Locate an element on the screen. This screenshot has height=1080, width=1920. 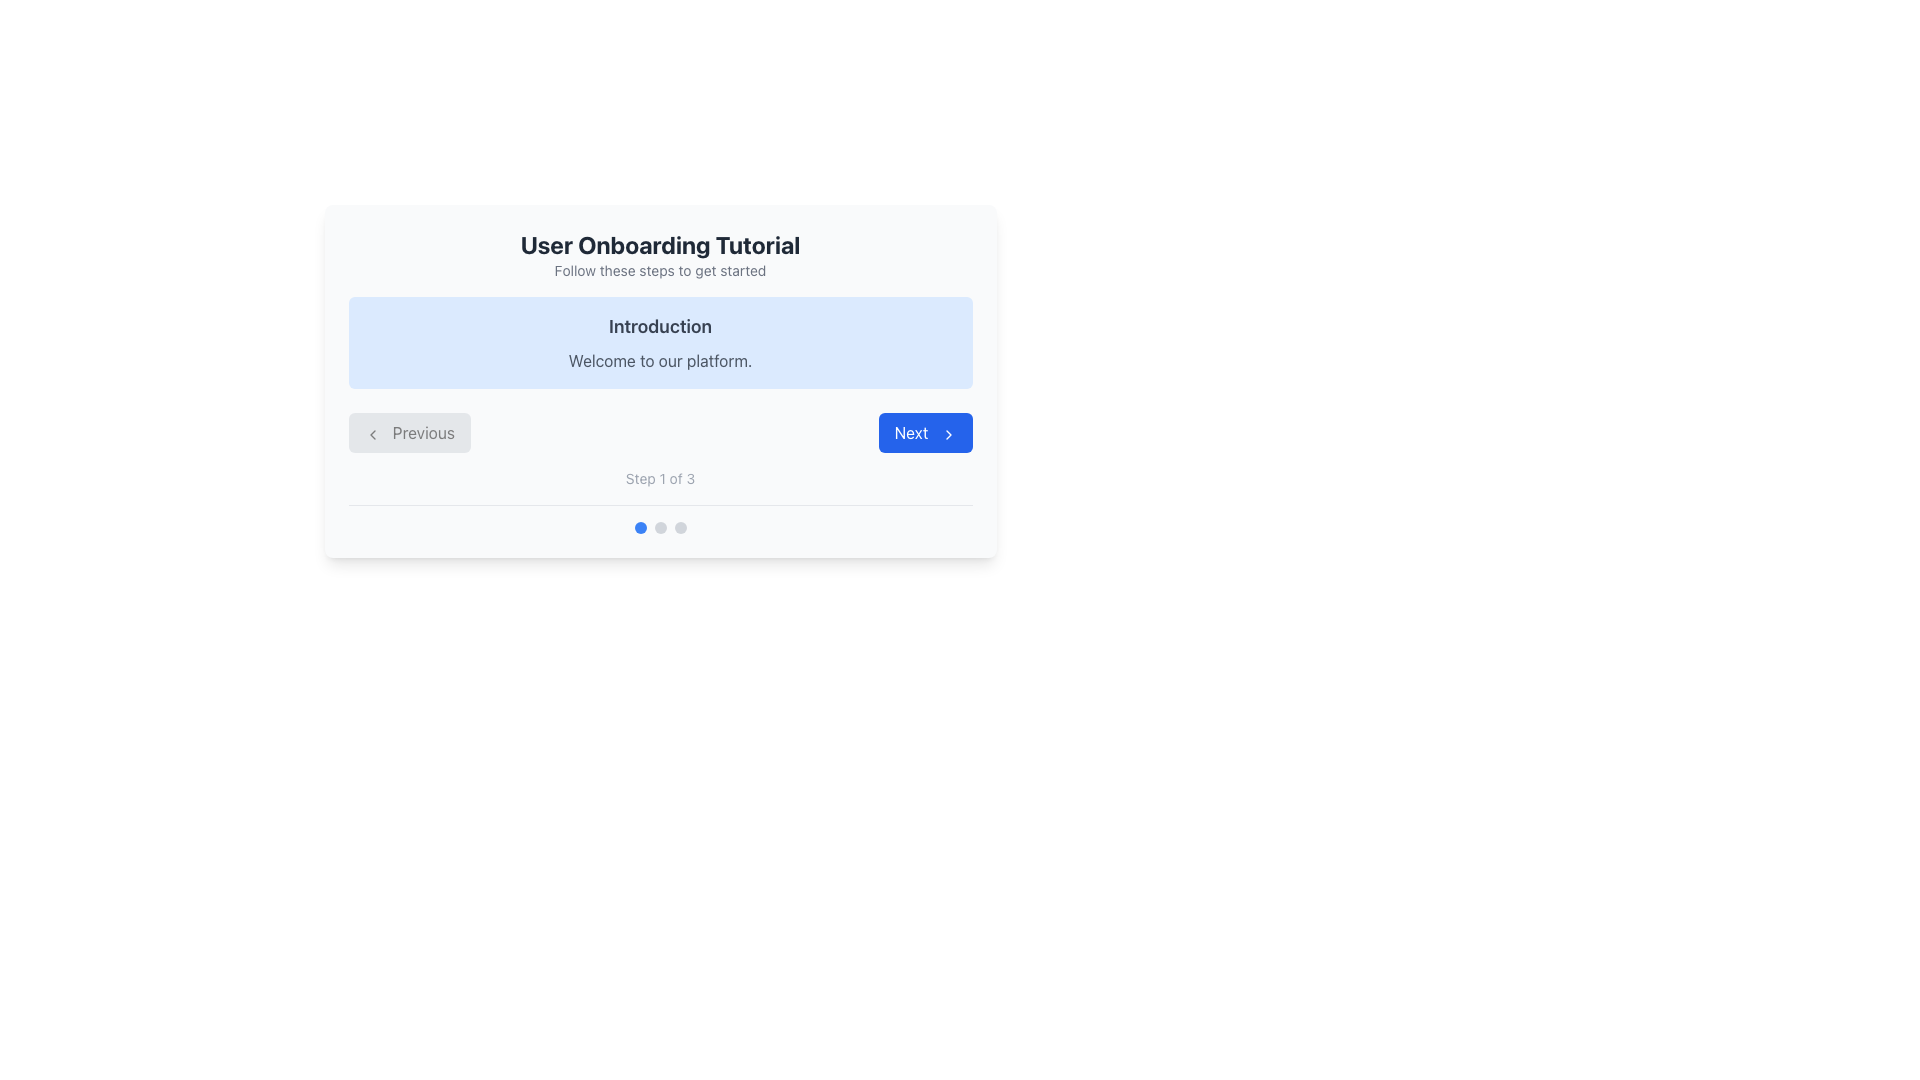
the 'Previous' button, which is a rectangular button with rounded corners, featuring the text 'Previous' and a left-pointing arrow icon is located at coordinates (408, 431).